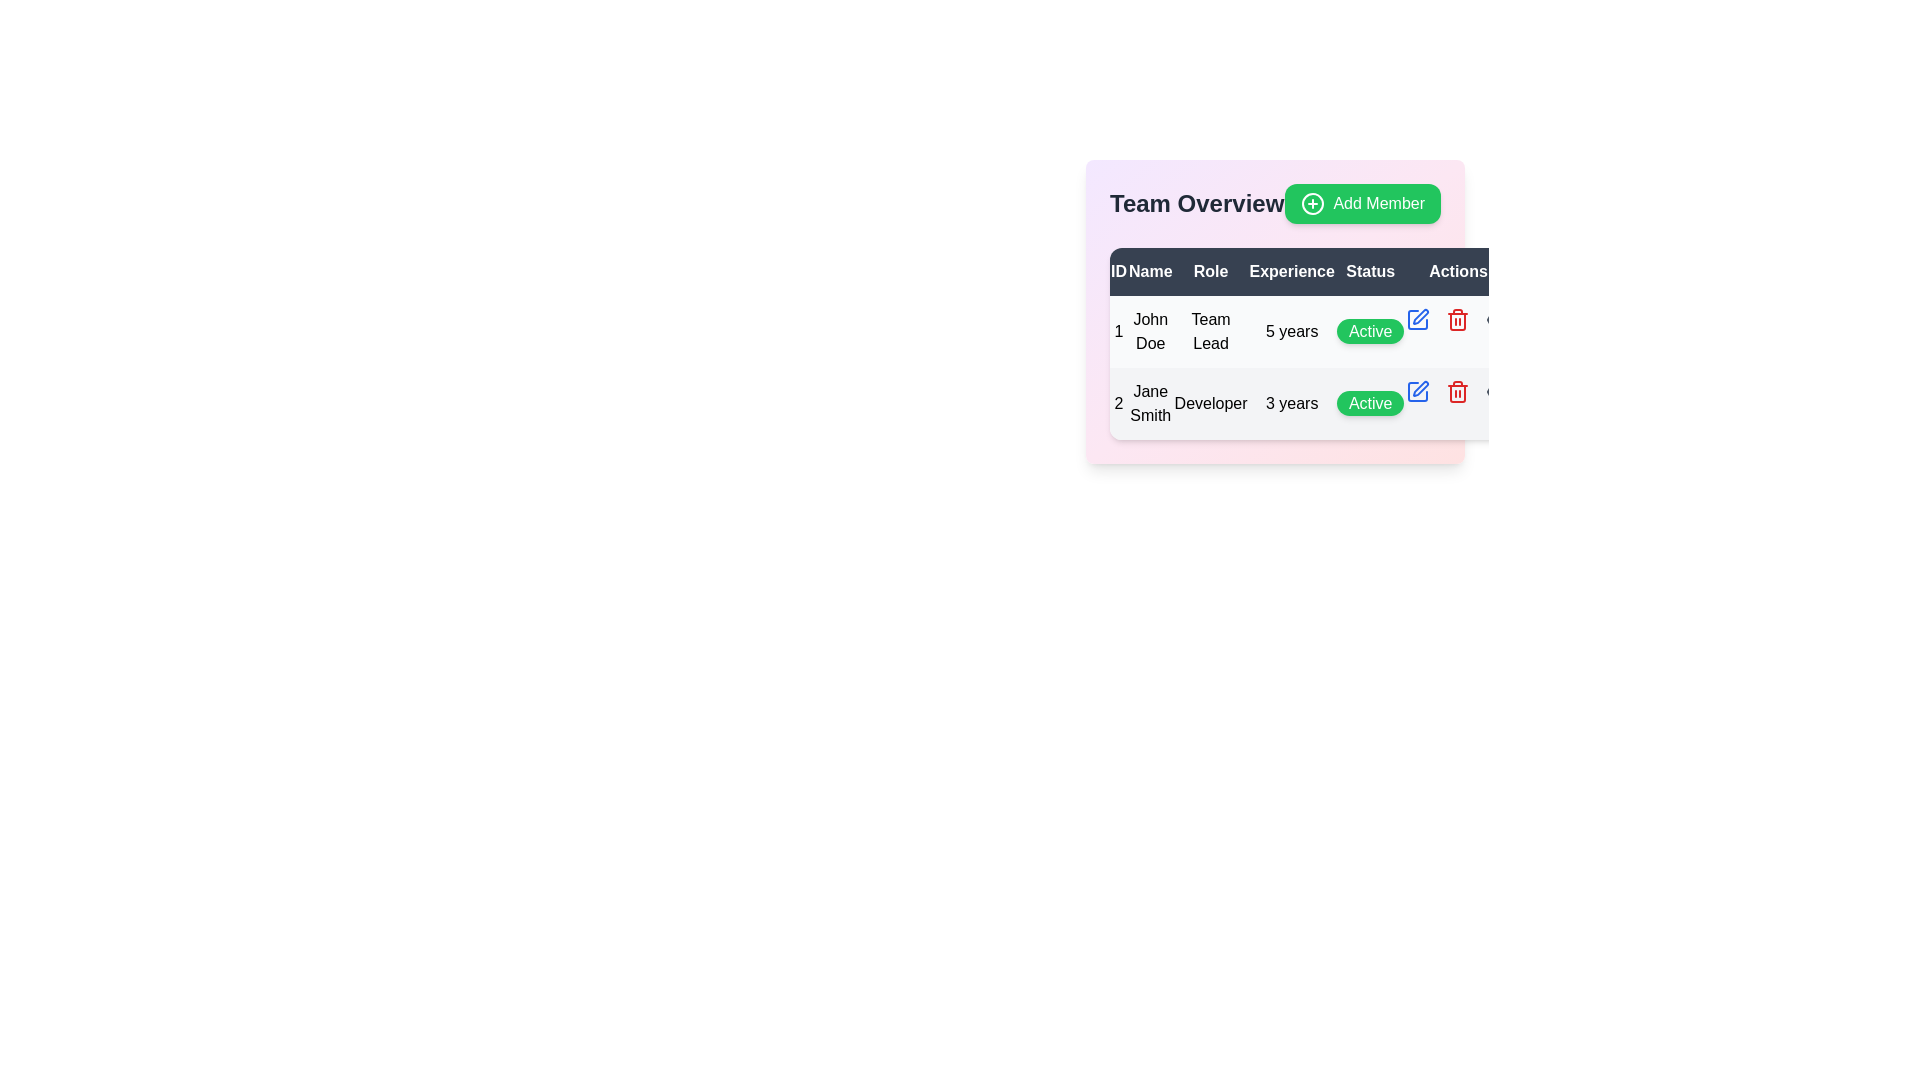 The height and width of the screenshot is (1080, 1920). What do you see at coordinates (1310, 342) in the screenshot?
I see `the rows of the Data table displaying team member details` at bounding box center [1310, 342].